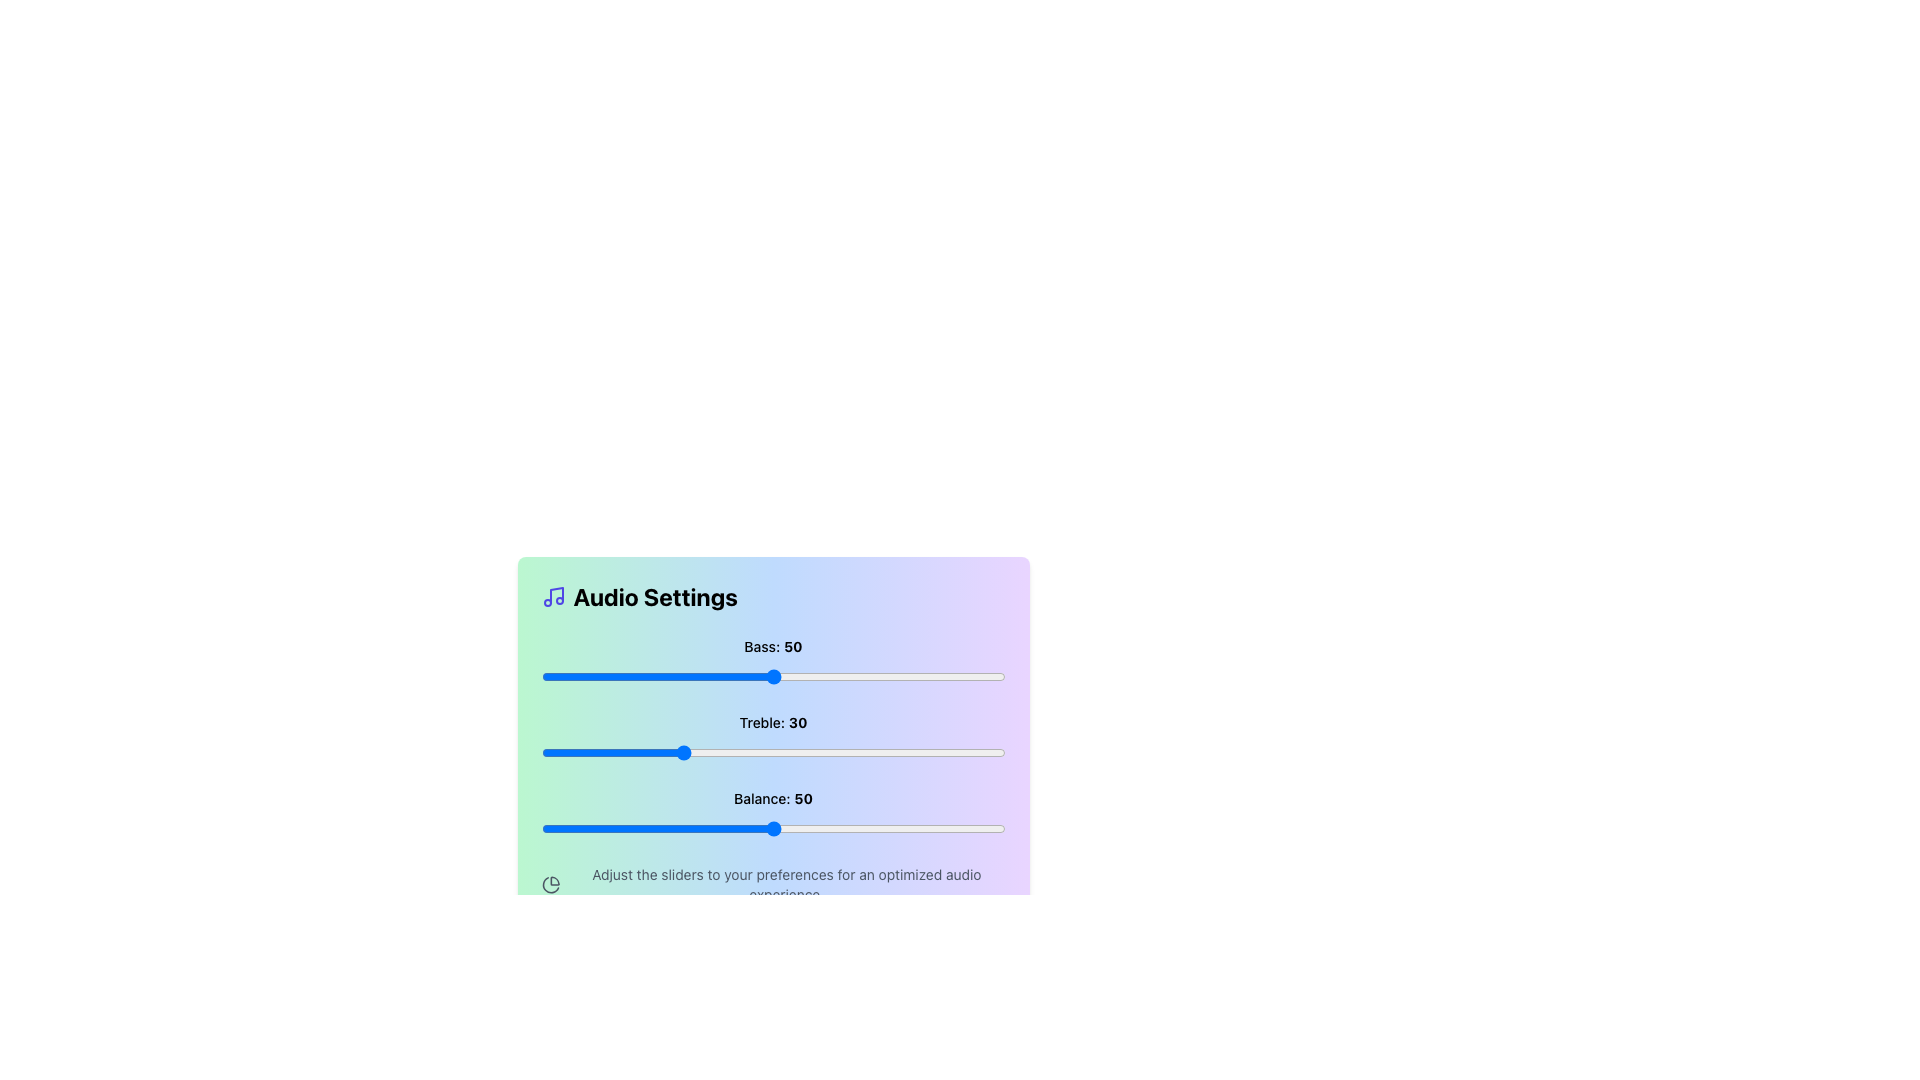 This screenshot has width=1920, height=1080. What do you see at coordinates (986, 676) in the screenshot?
I see `the bass level` at bounding box center [986, 676].